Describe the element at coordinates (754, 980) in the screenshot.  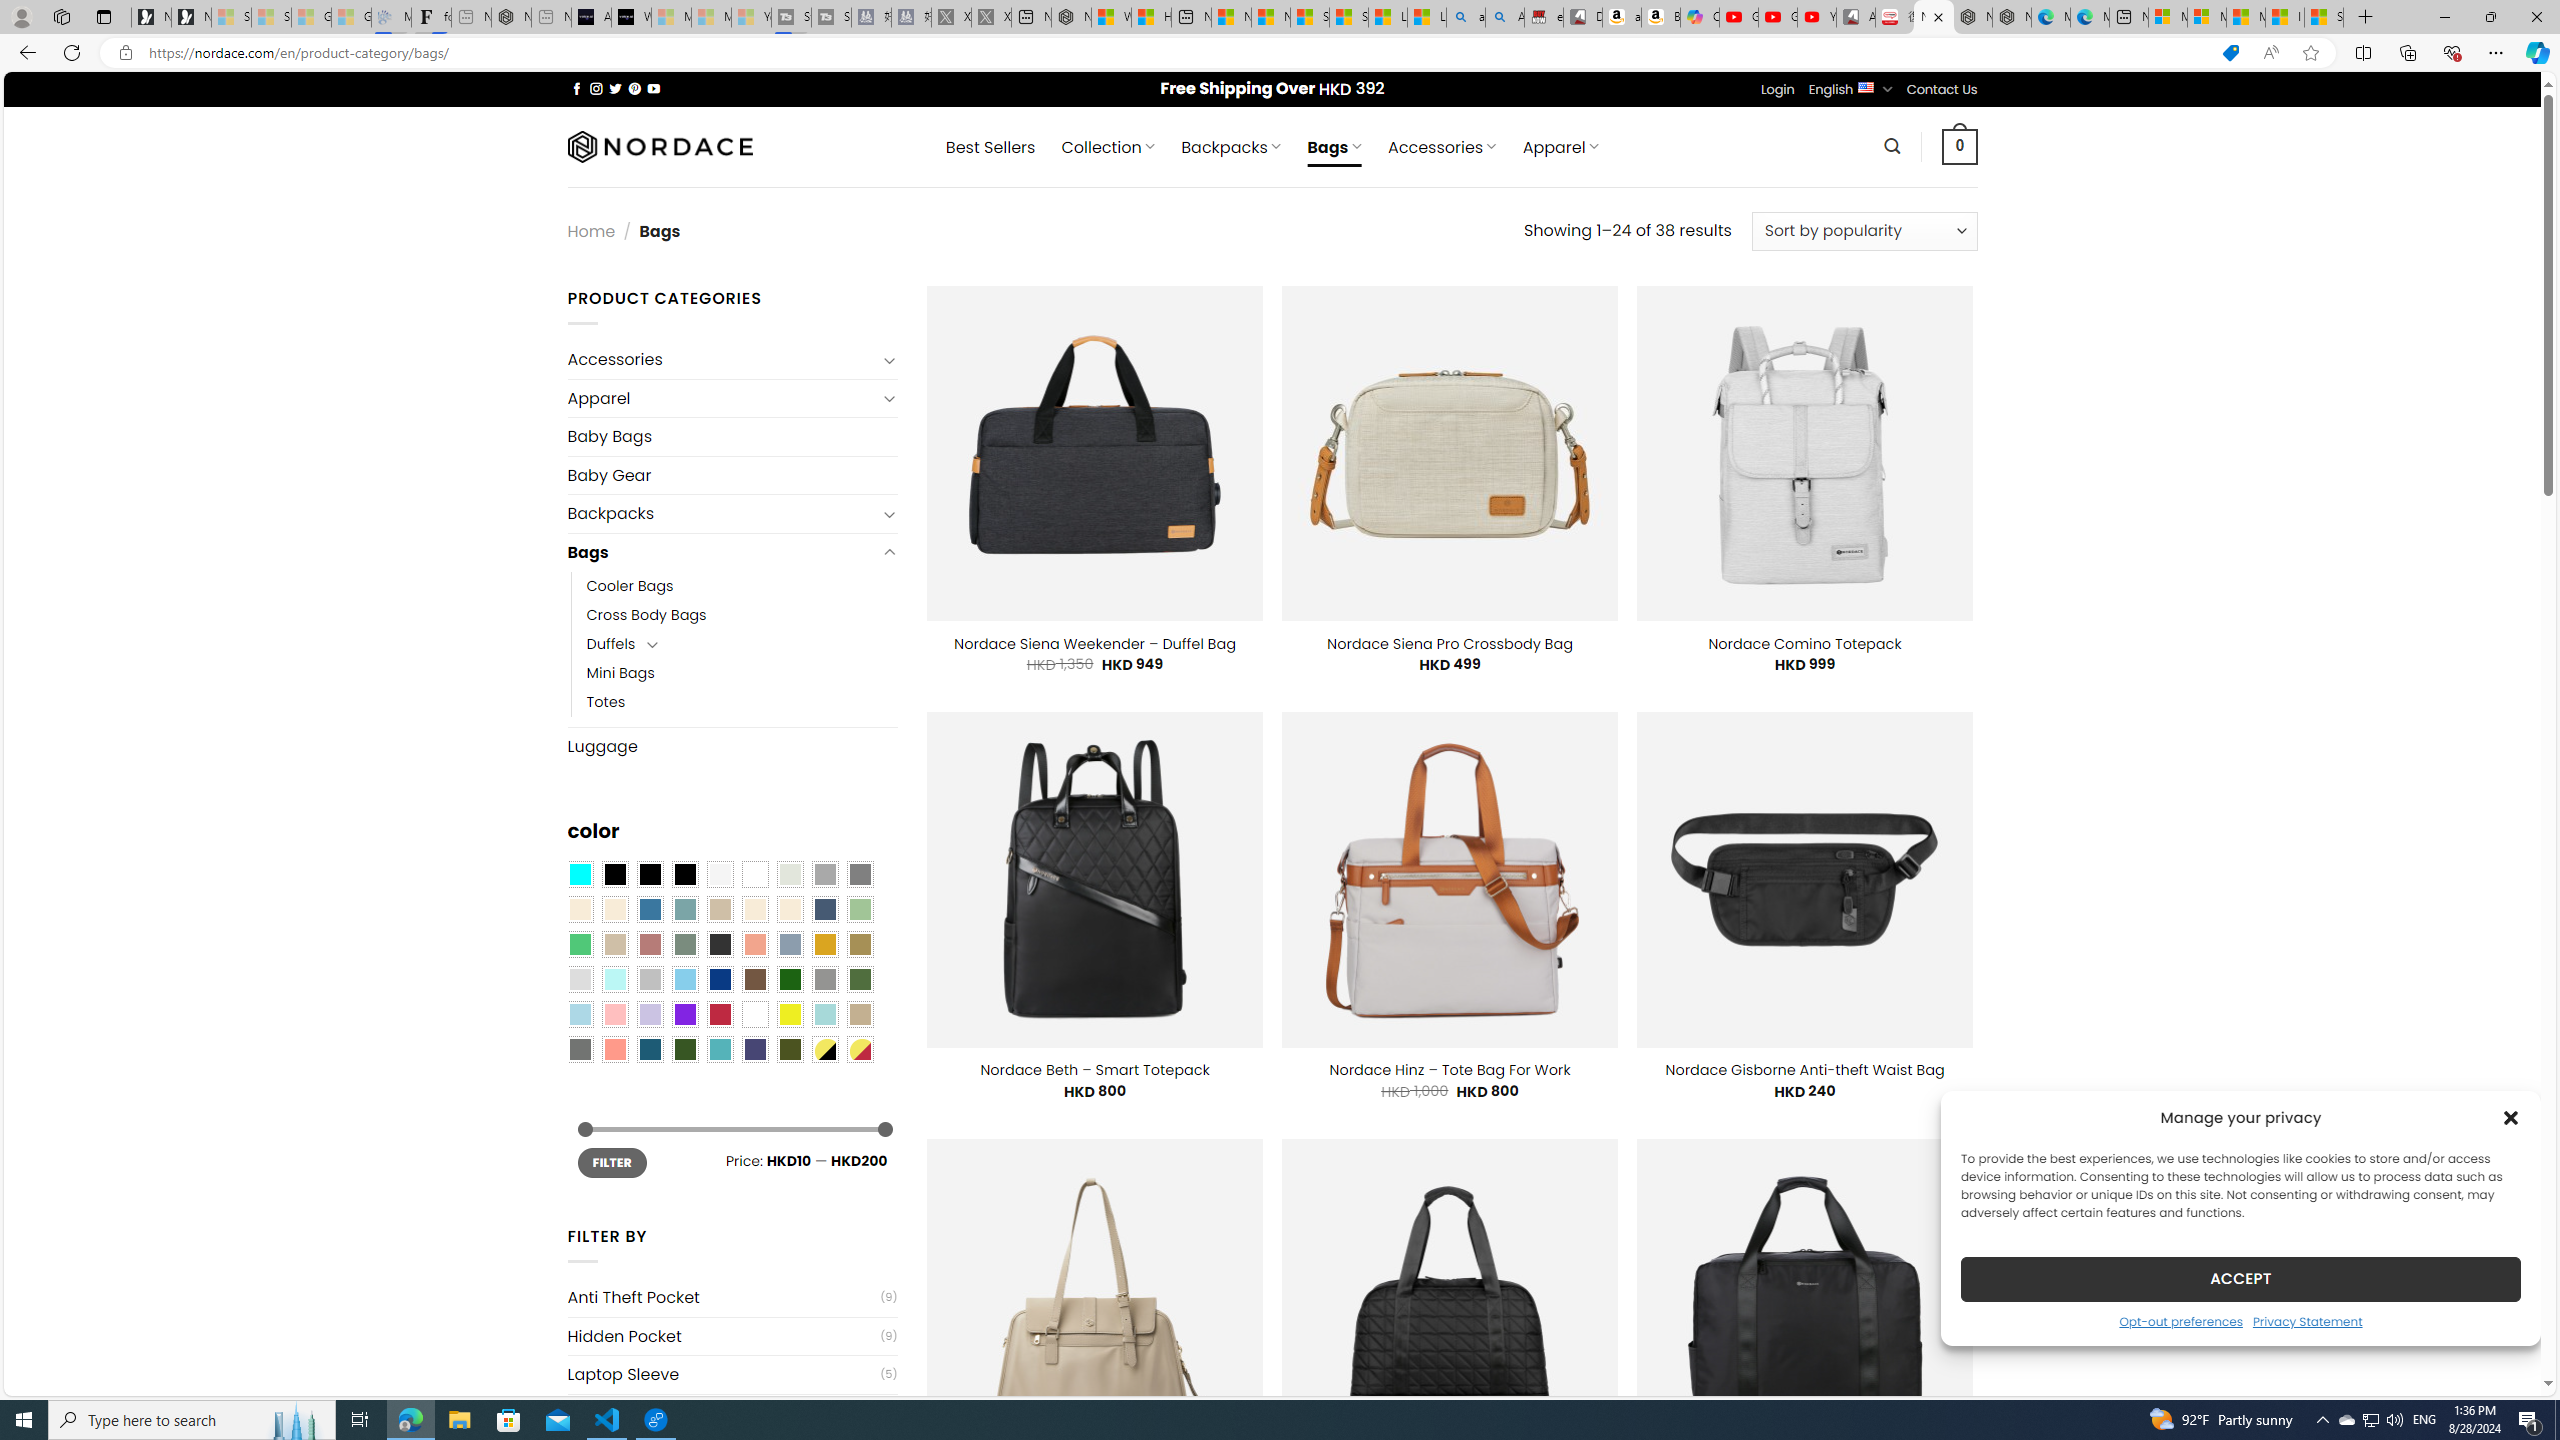
I see `'Brown'` at that location.